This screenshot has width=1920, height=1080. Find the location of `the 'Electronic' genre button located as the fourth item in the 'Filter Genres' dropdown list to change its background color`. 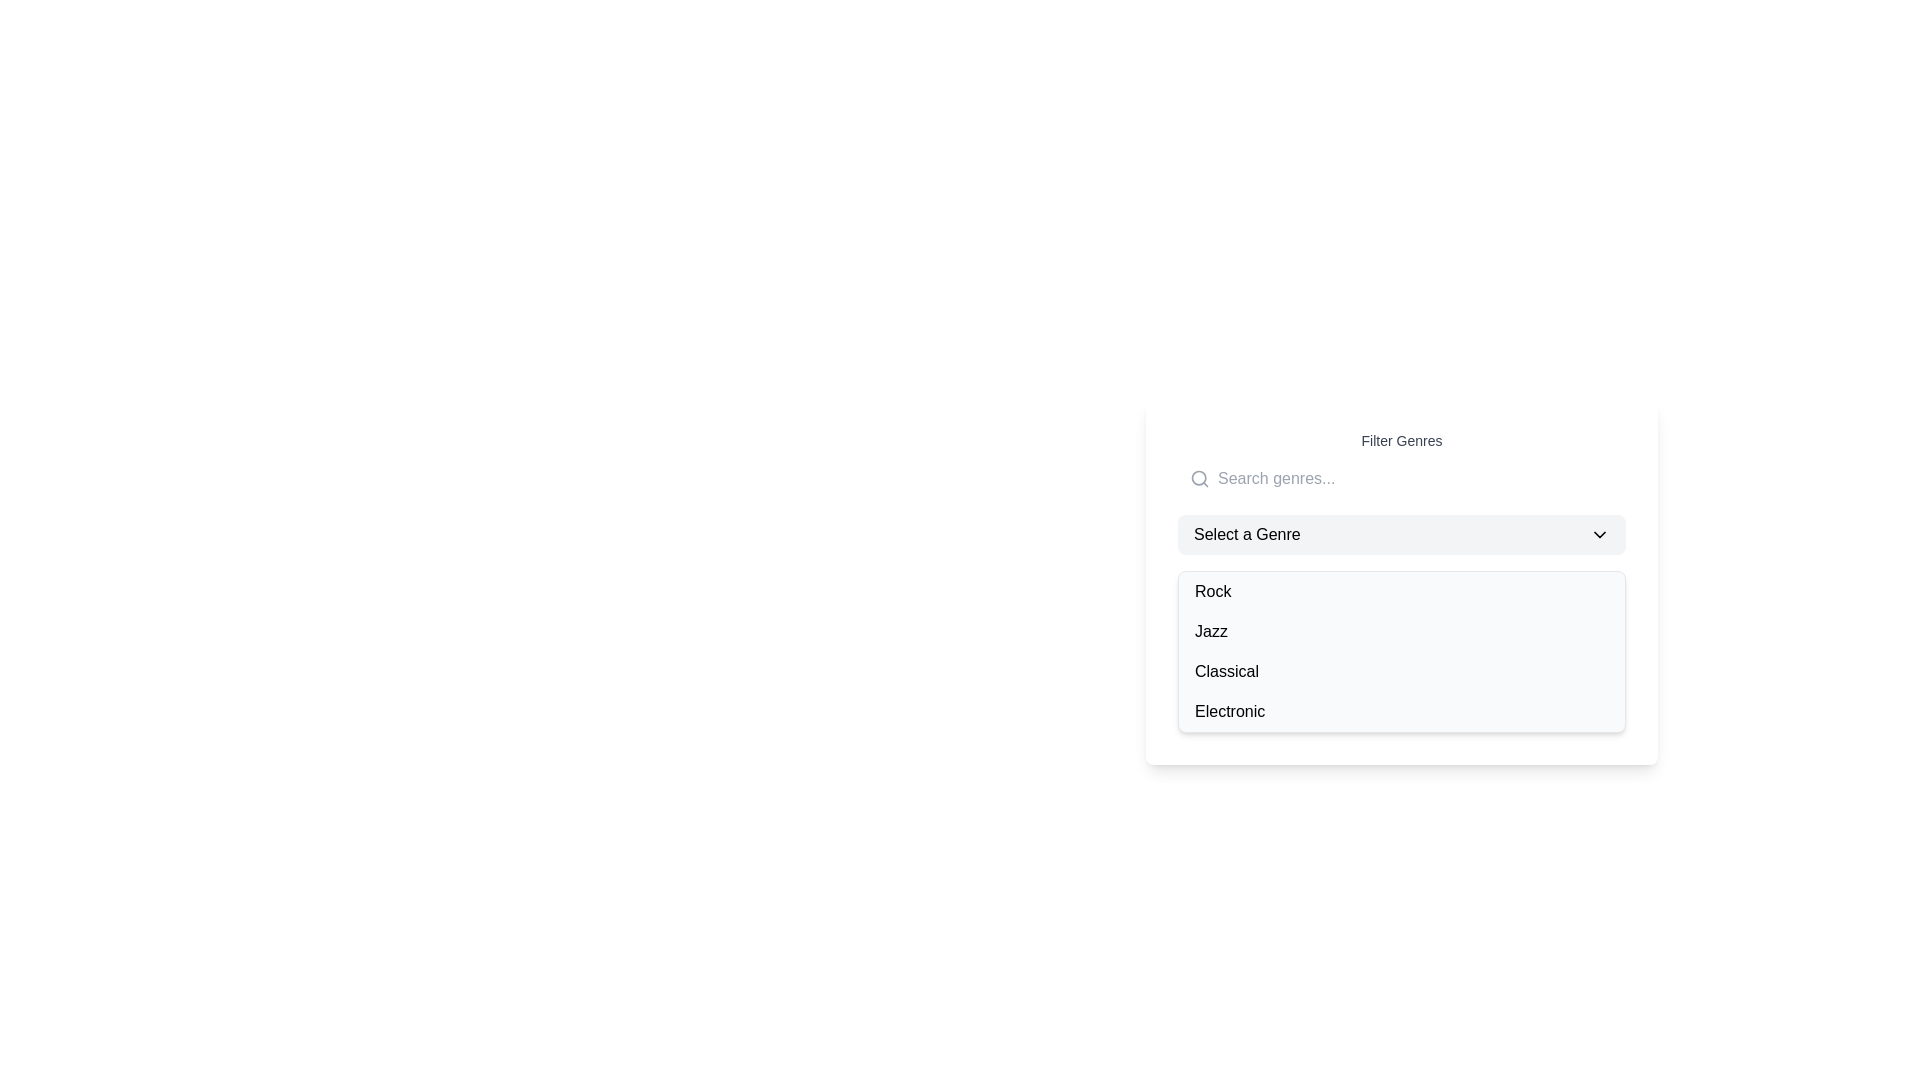

the 'Electronic' genre button located as the fourth item in the 'Filter Genres' dropdown list to change its background color is located at coordinates (1400, 711).